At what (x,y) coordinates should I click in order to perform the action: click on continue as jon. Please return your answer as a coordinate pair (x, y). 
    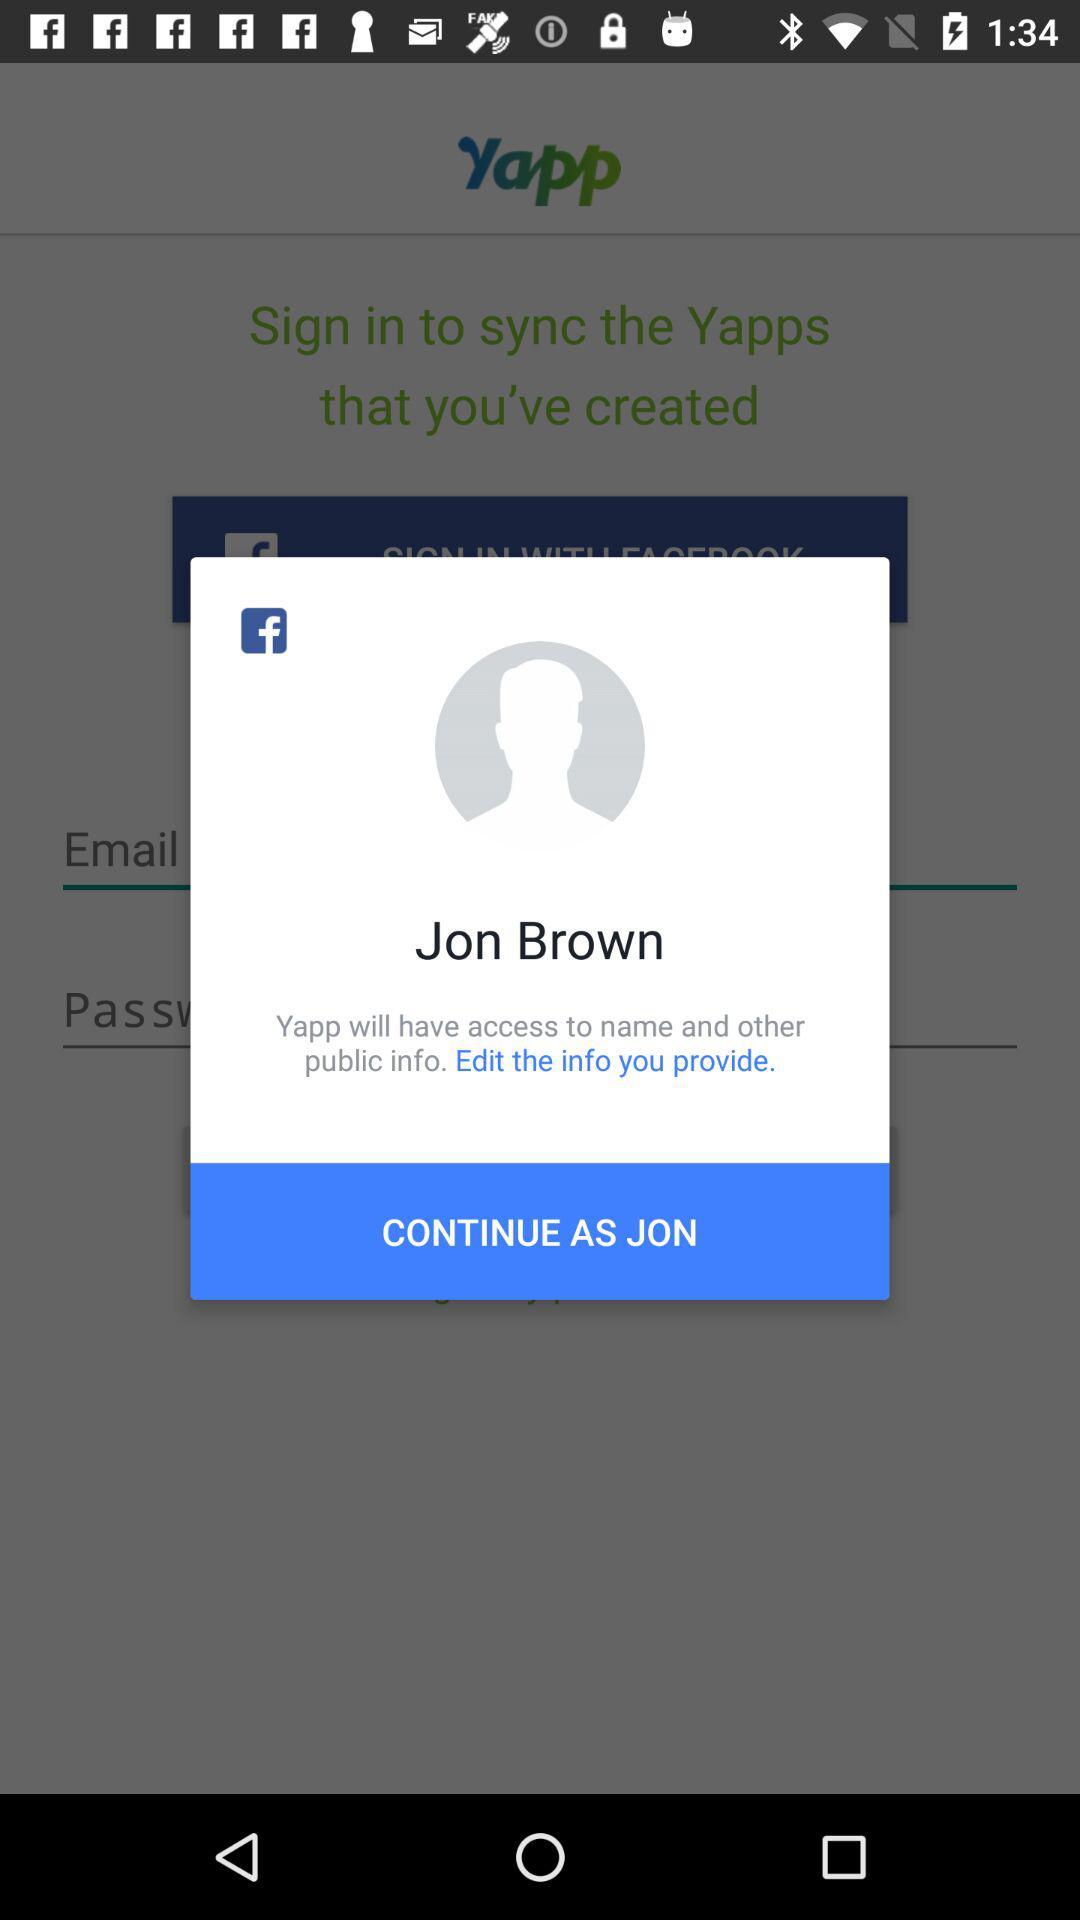
    Looking at the image, I should click on (540, 1230).